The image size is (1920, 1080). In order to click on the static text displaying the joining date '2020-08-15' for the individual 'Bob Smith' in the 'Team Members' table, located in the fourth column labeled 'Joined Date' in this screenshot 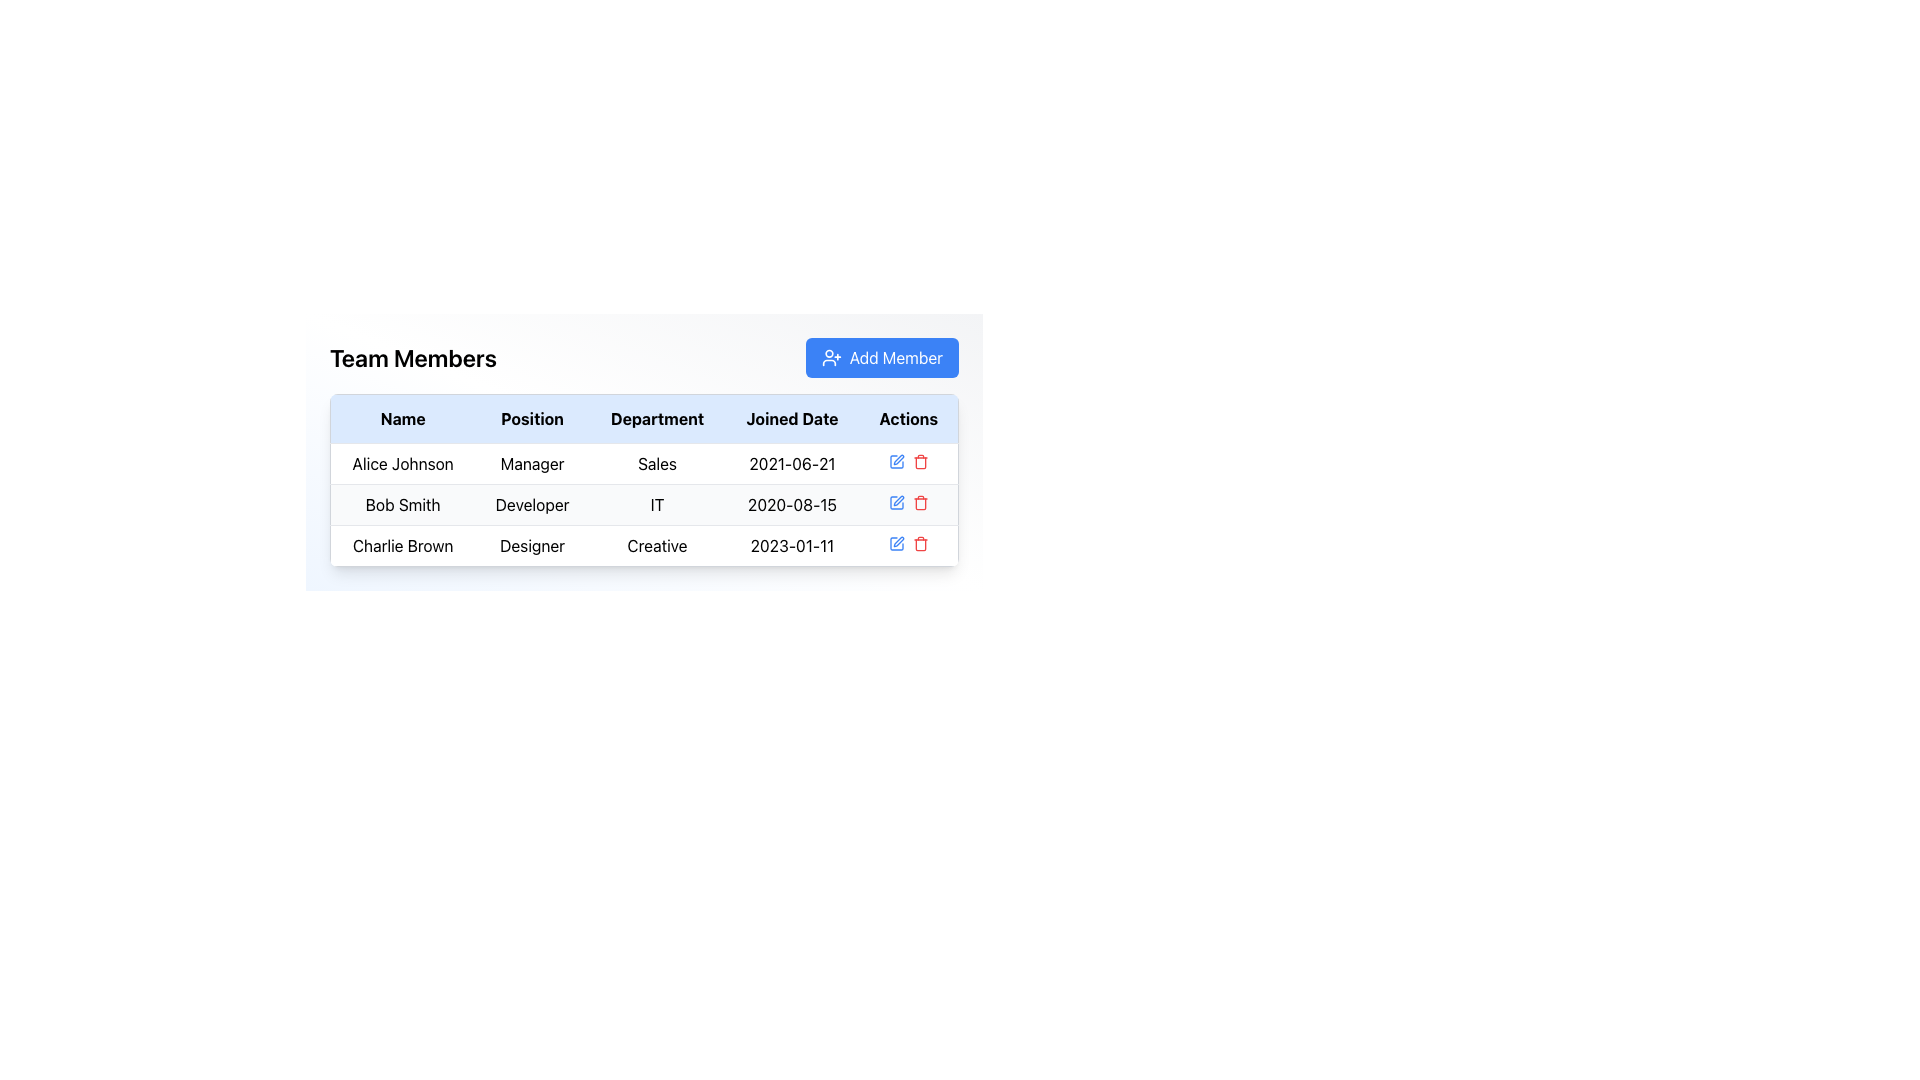, I will do `click(791, 504)`.